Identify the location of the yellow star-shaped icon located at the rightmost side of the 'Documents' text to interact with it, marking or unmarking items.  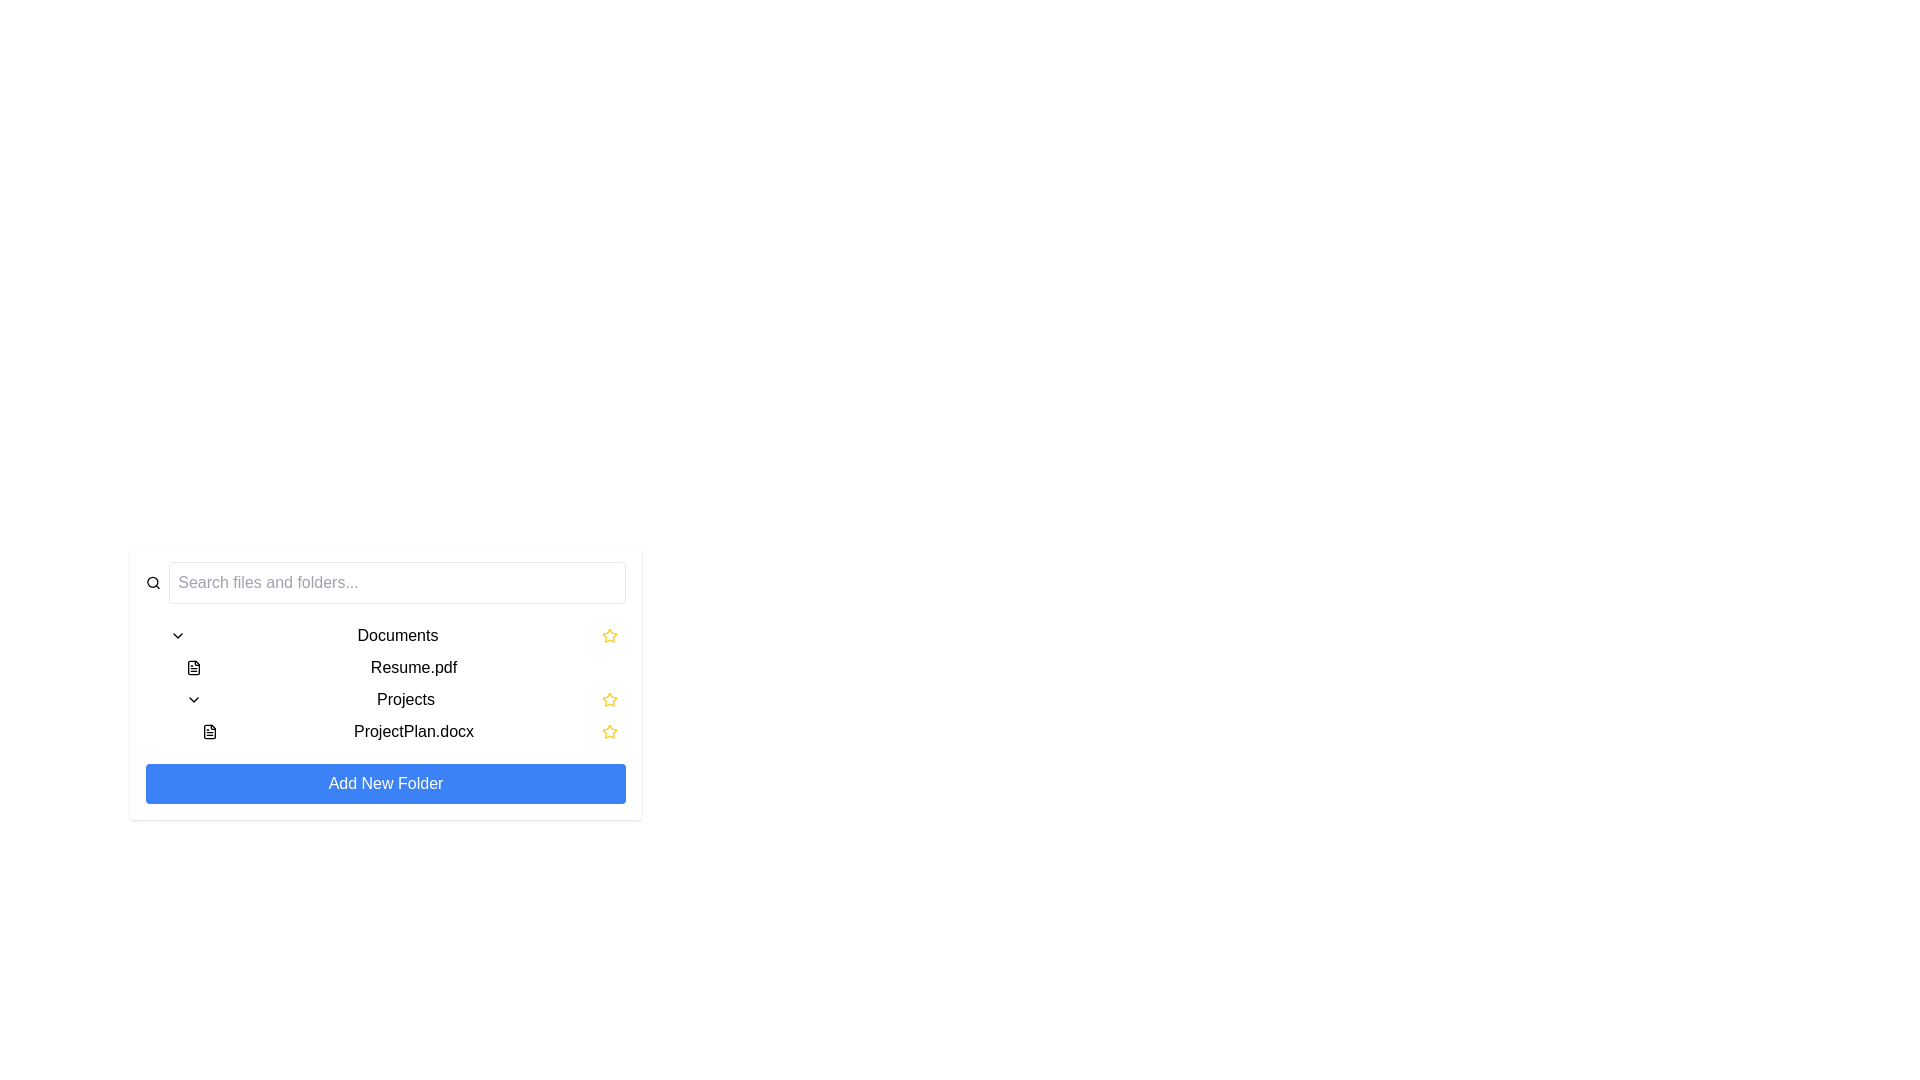
(608, 636).